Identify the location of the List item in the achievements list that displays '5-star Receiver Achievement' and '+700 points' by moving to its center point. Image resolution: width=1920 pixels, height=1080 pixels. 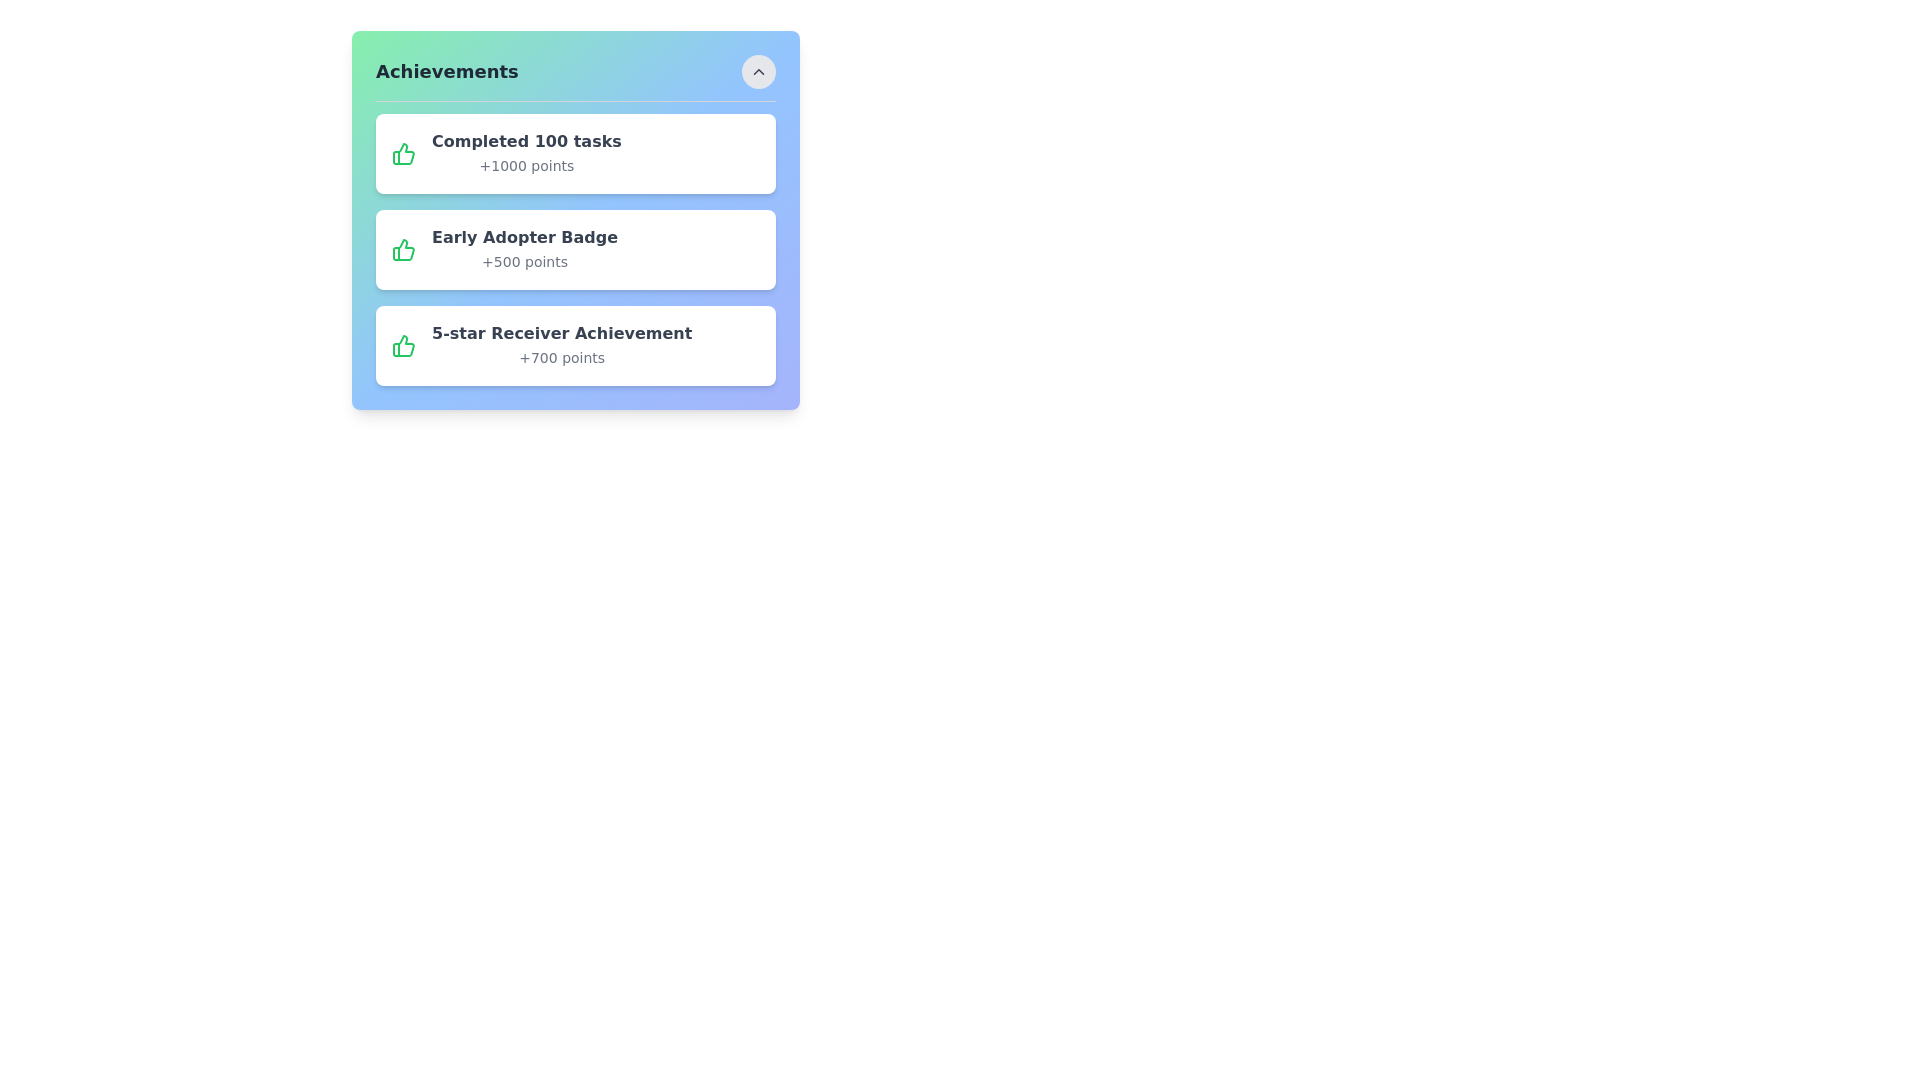
(575, 345).